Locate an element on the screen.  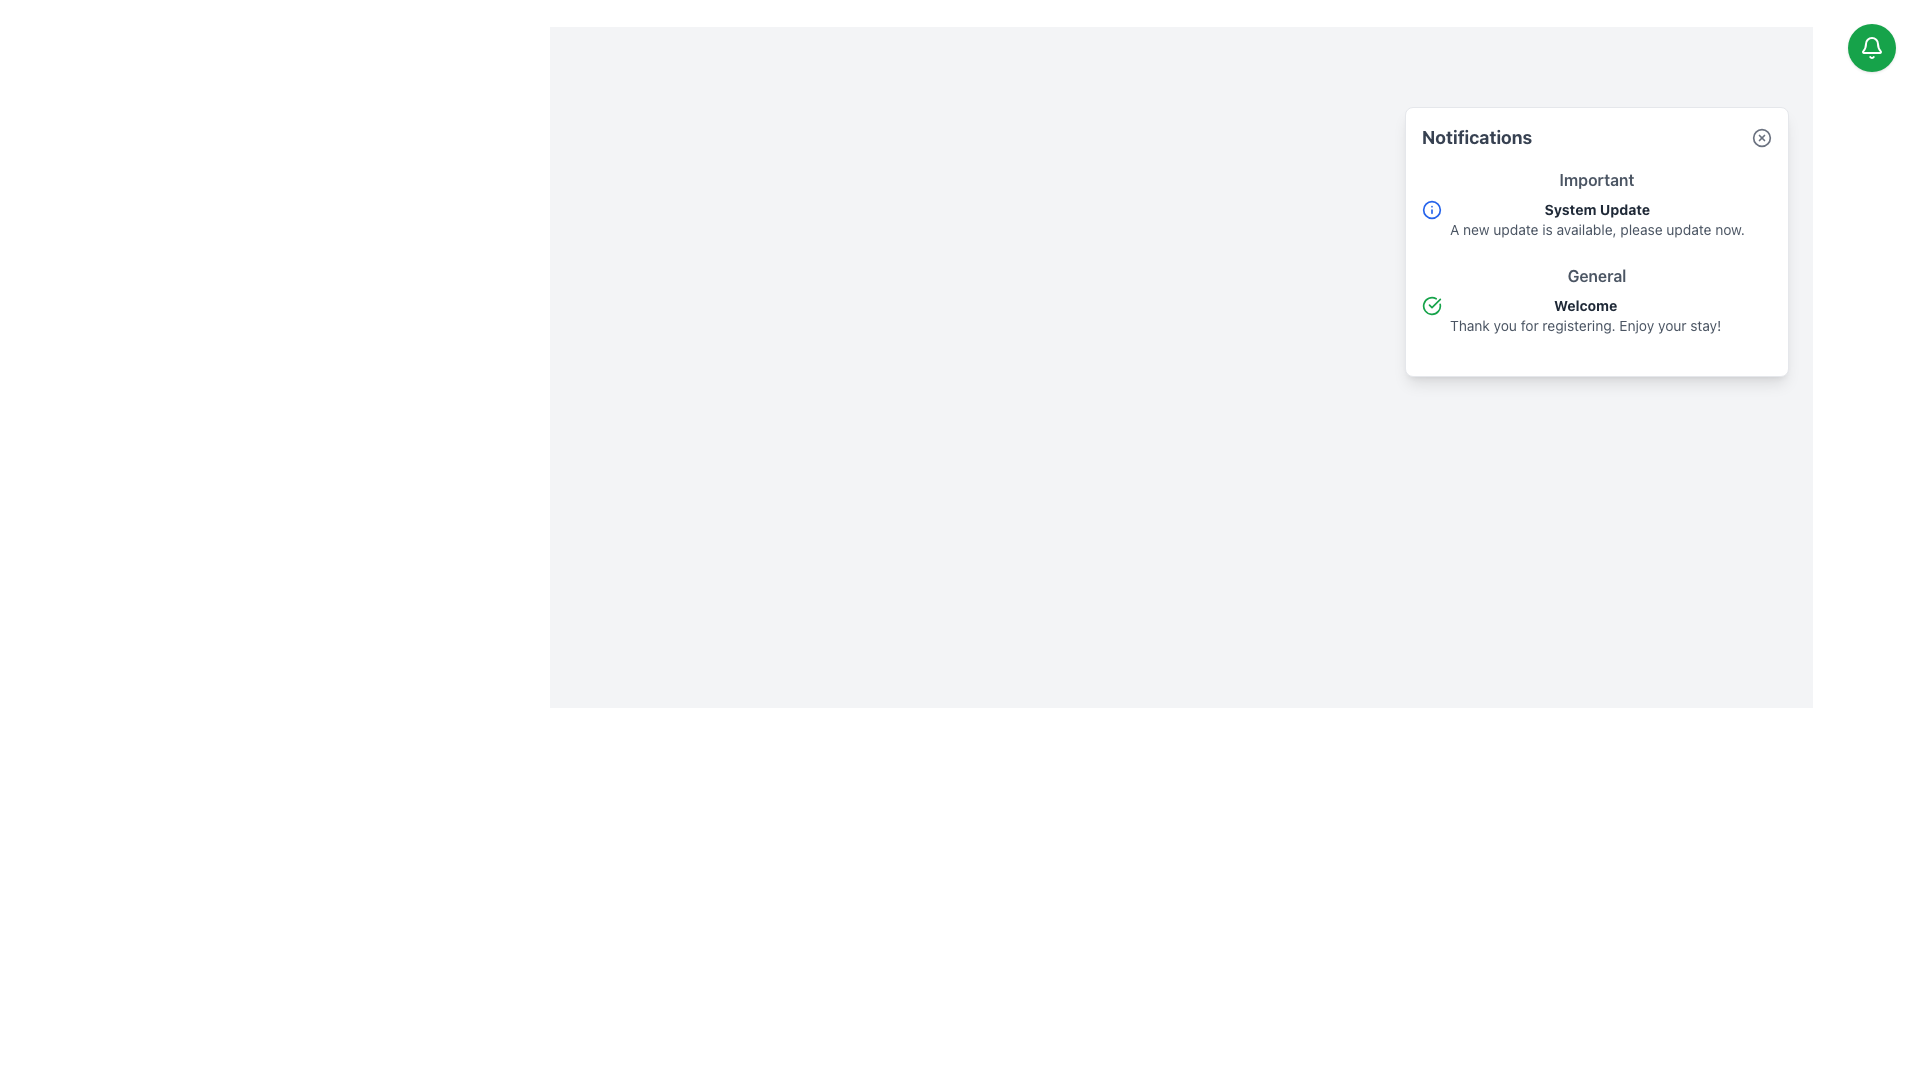
the text block that displays 'Thank you for registering. Enjoy your stay!' located in the notification panel under the 'General' category, positioned directly beneath the 'Welcome' heading is located at coordinates (1584, 325).